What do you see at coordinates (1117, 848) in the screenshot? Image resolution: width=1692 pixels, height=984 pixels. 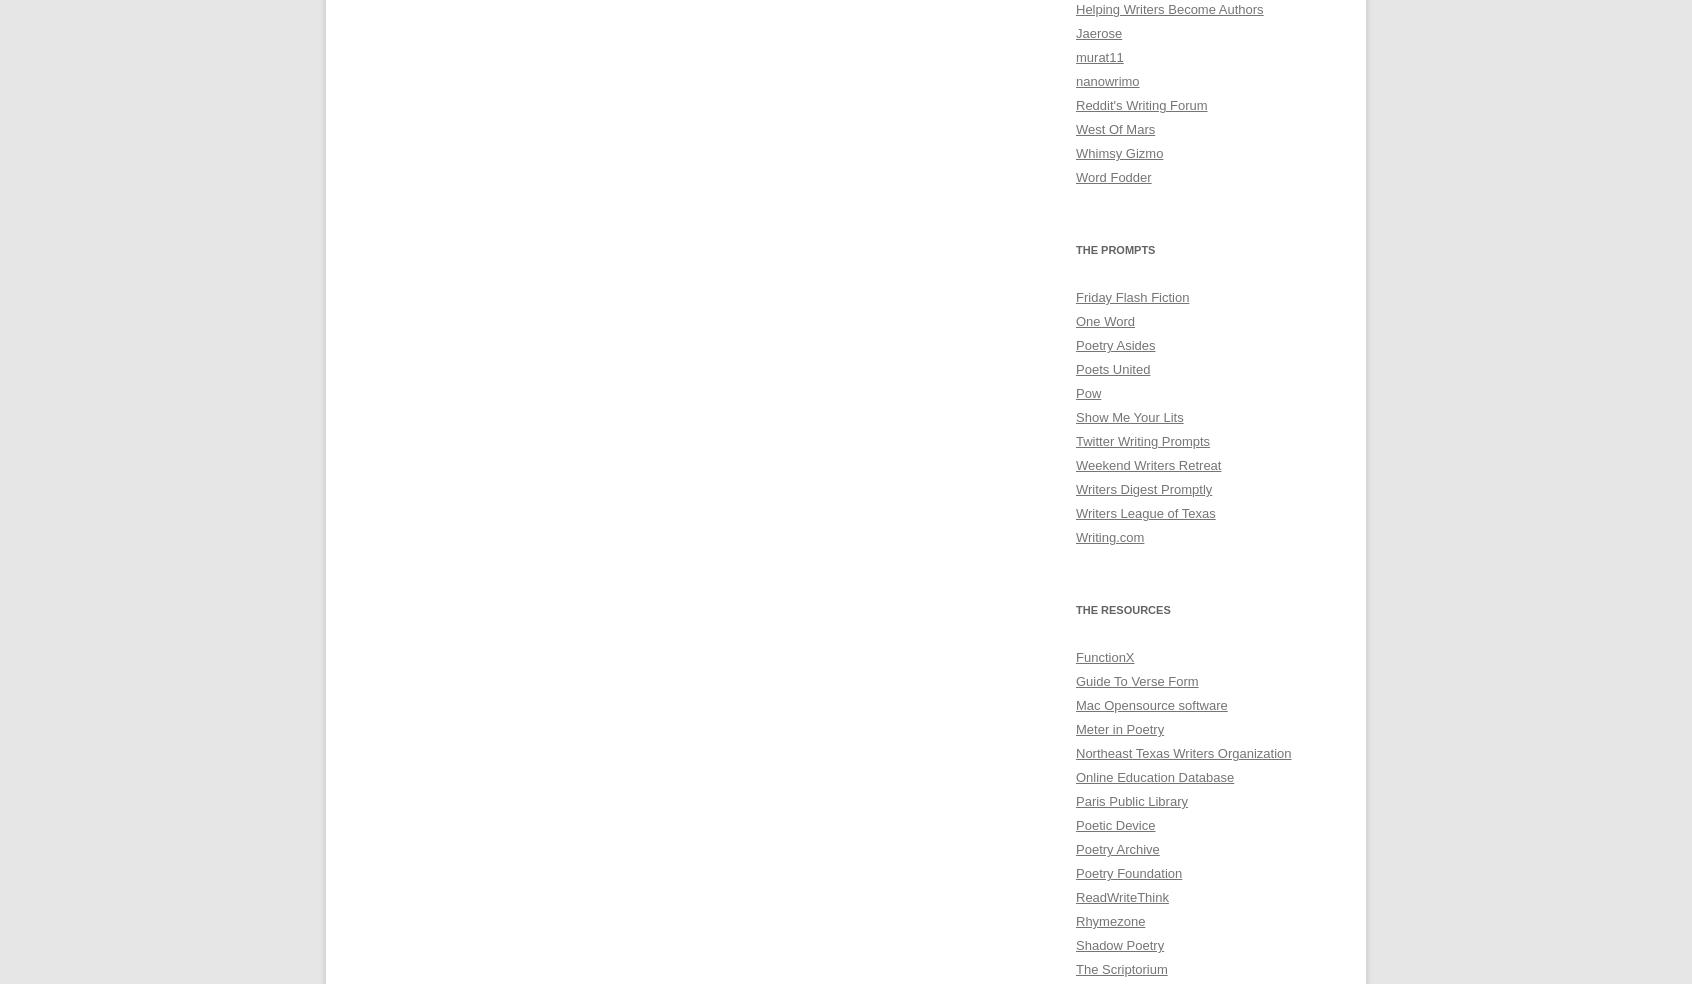 I see `'Poetry Archive'` at bounding box center [1117, 848].